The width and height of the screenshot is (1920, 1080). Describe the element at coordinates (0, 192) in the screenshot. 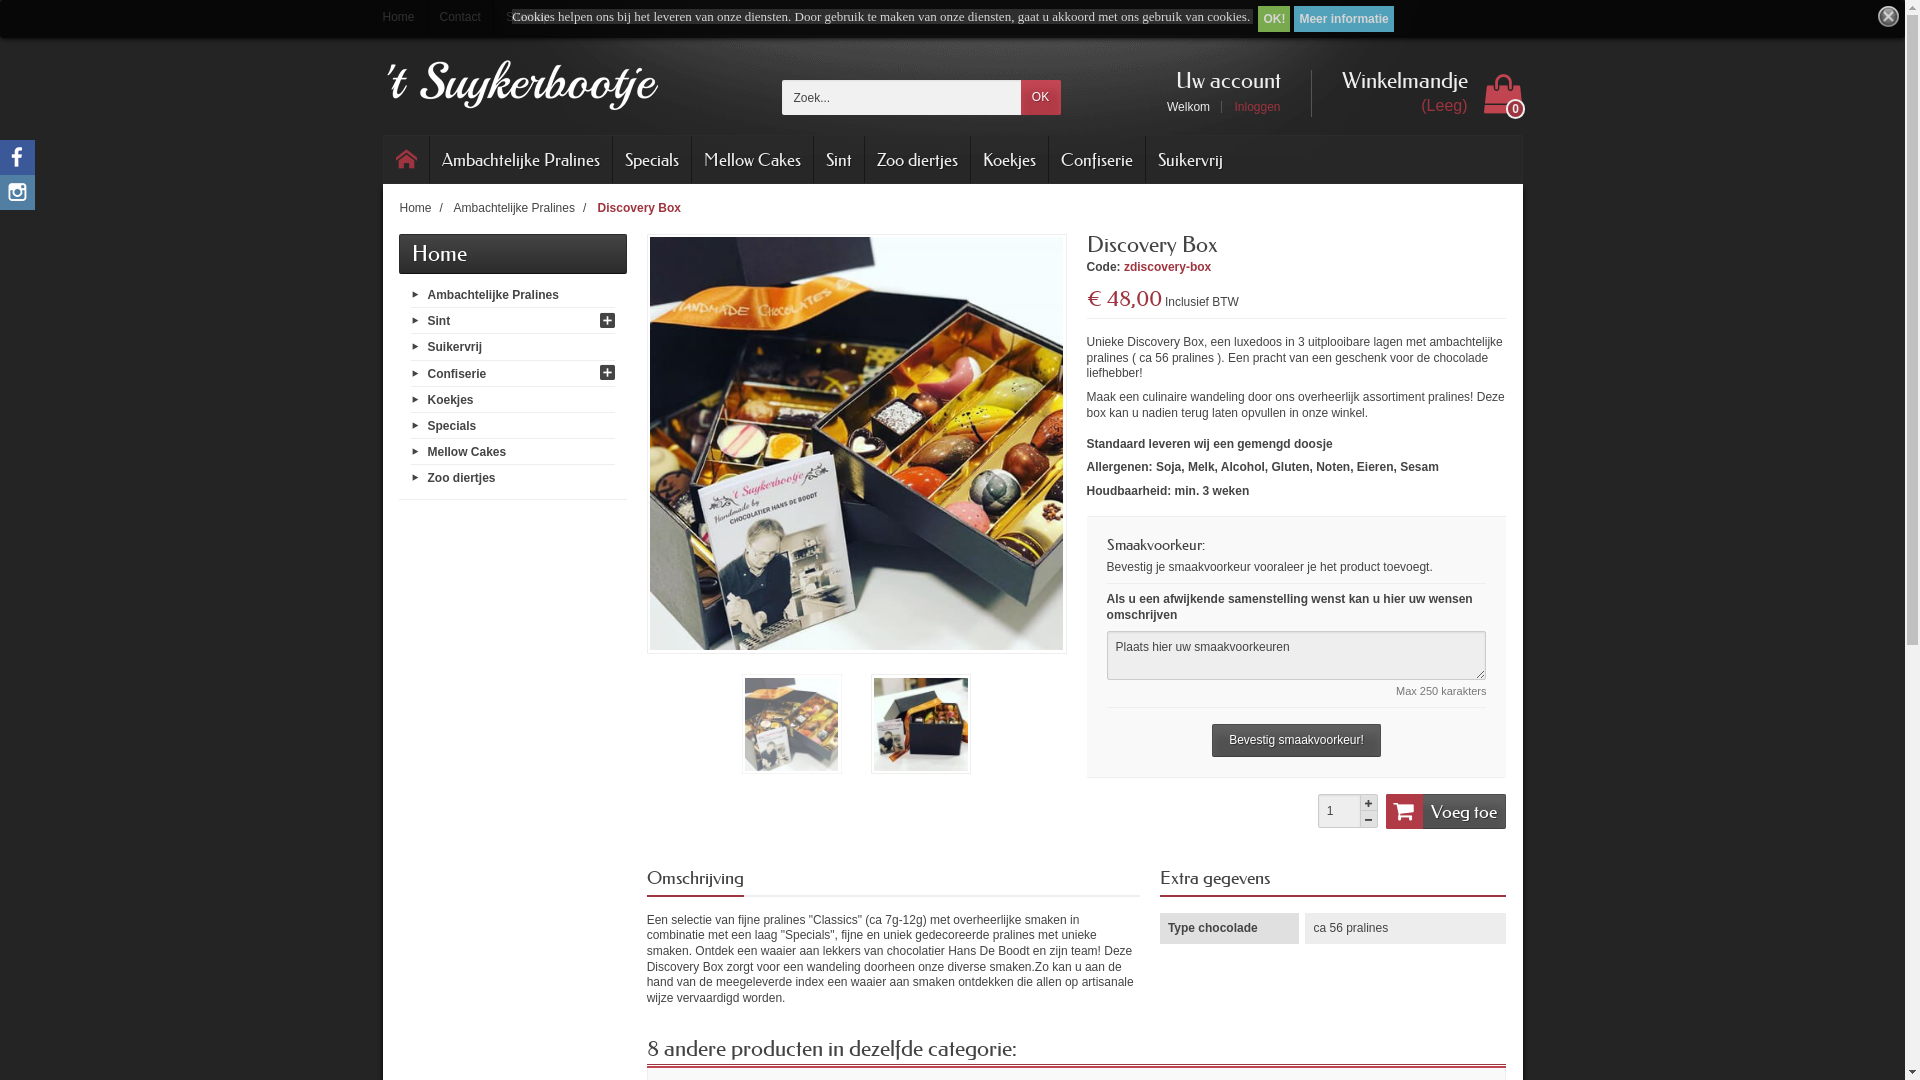

I see `'Instagram'` at that location.